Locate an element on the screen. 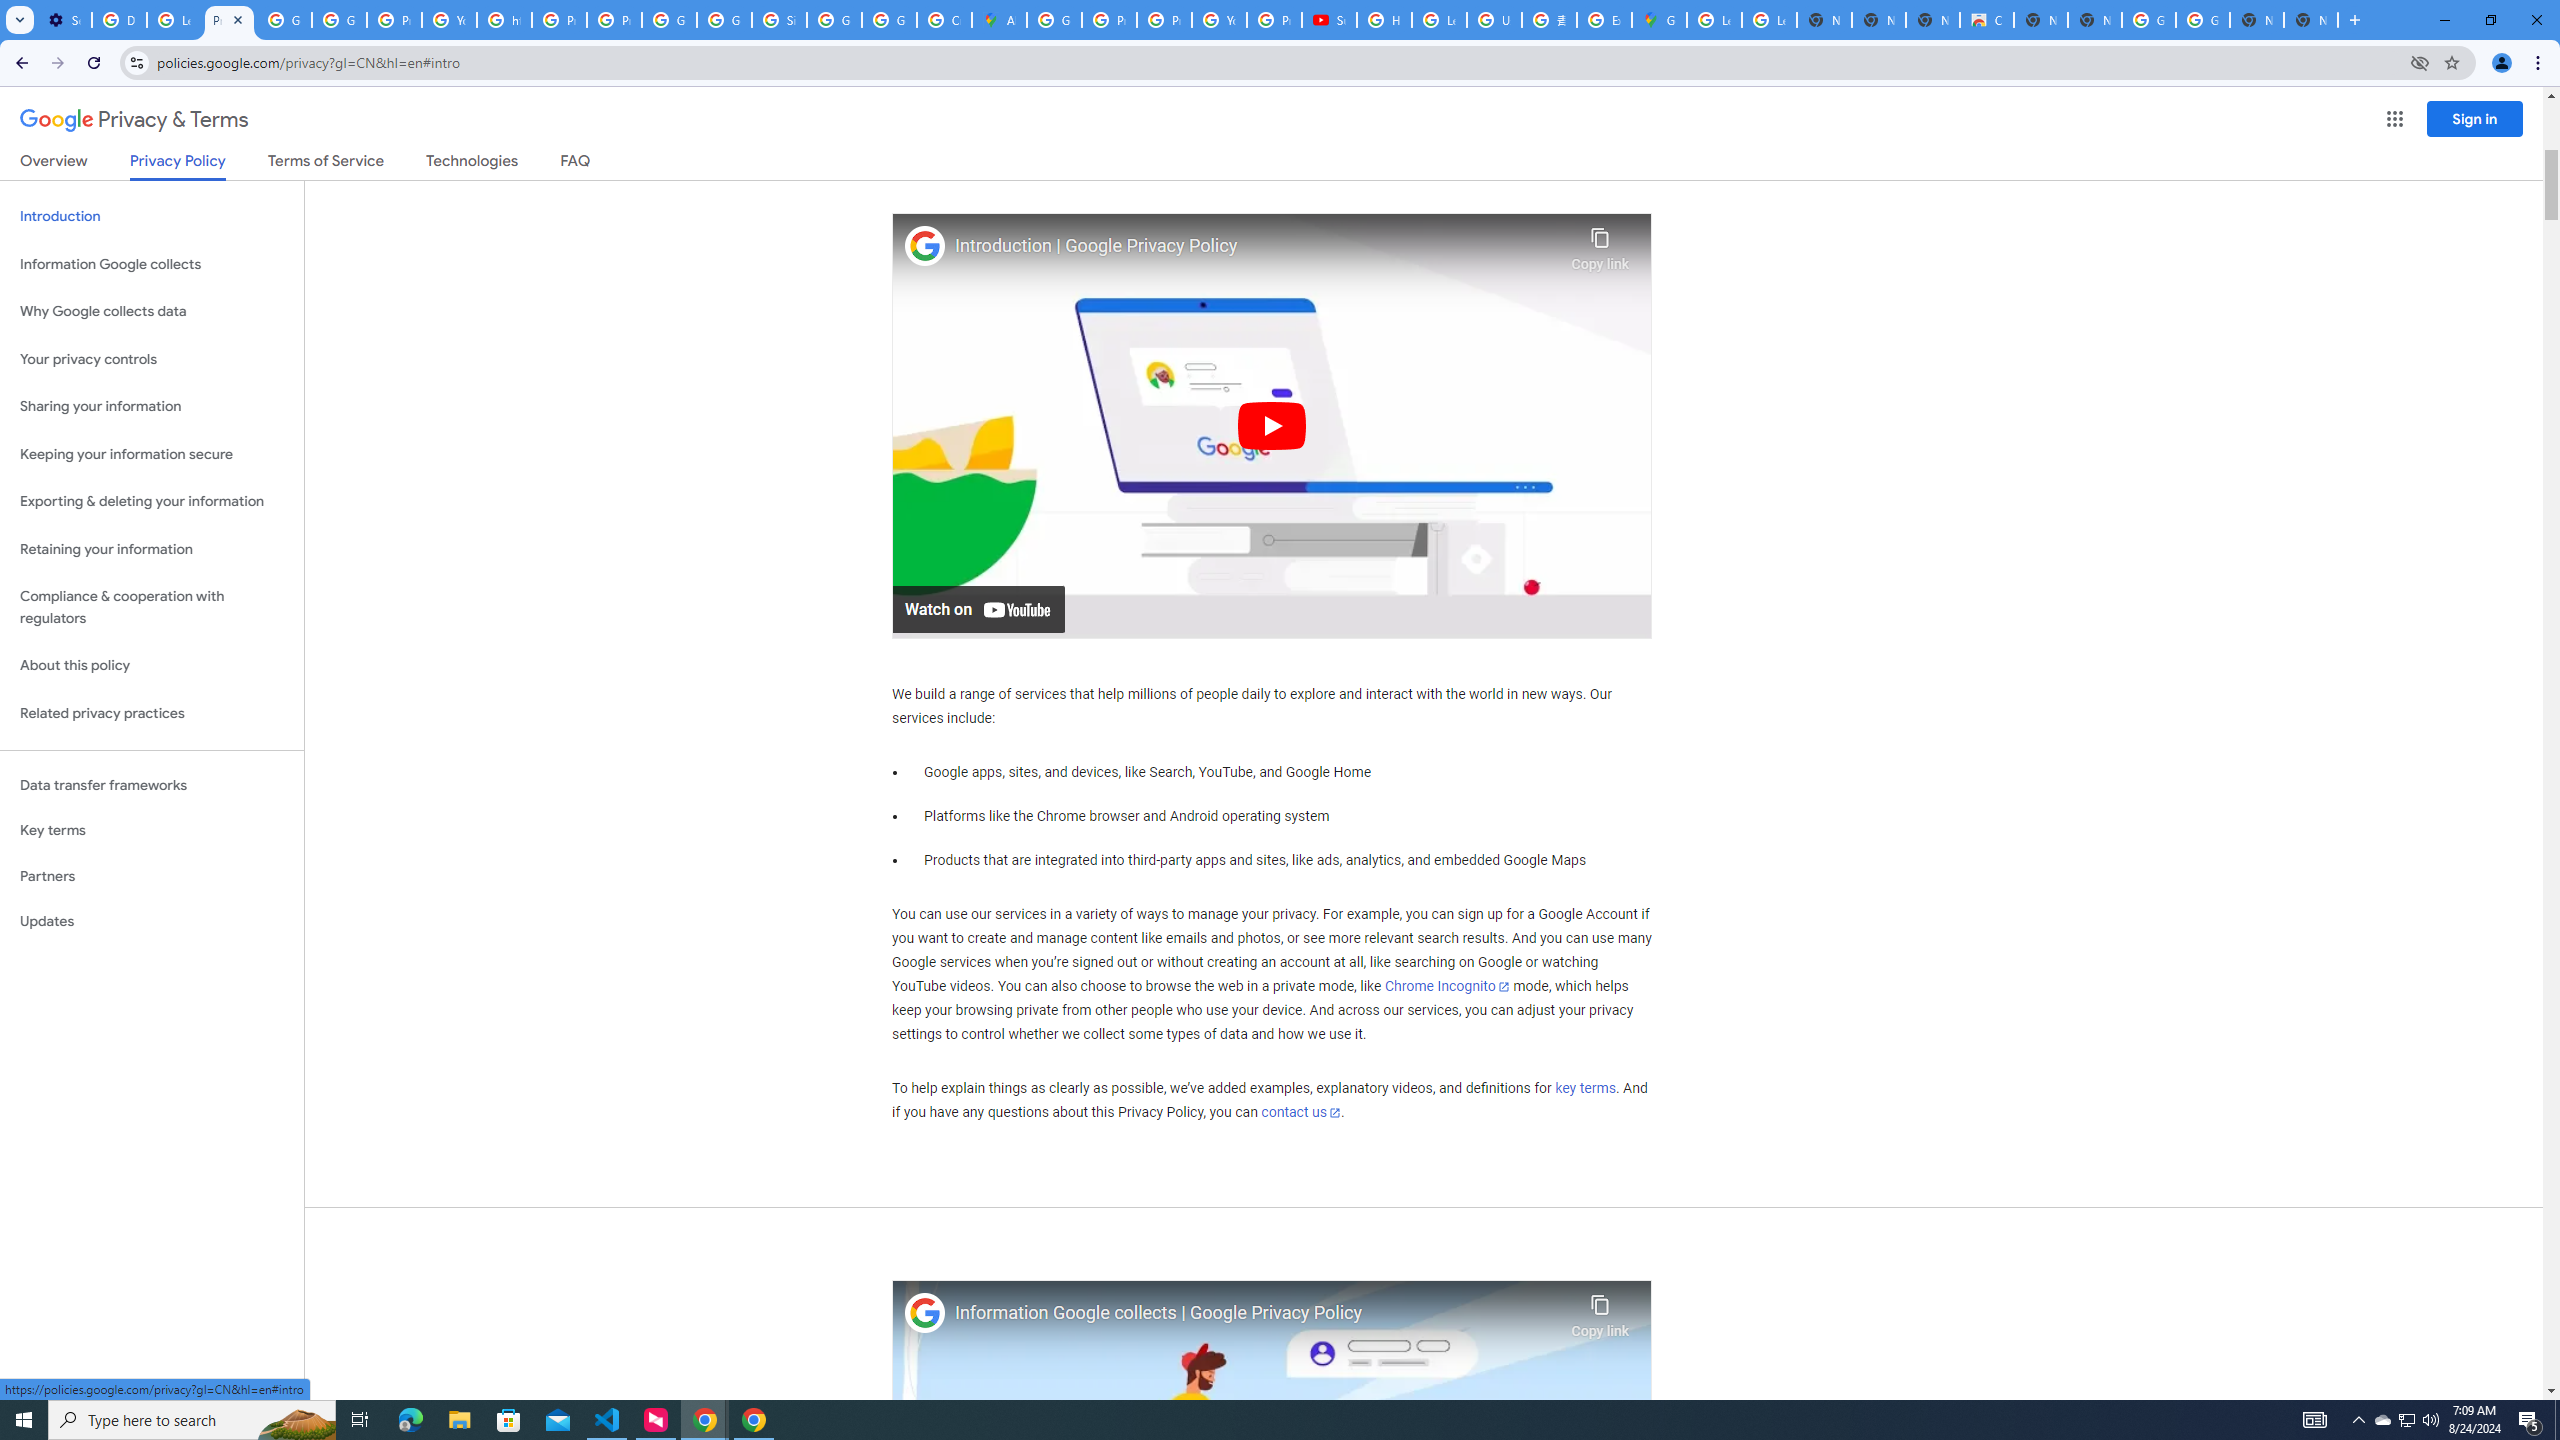 The height and width of the screenshot is (1440, 2560). 'Privacy Help Center - Policies Help' is located at coordinates (1108, 19).